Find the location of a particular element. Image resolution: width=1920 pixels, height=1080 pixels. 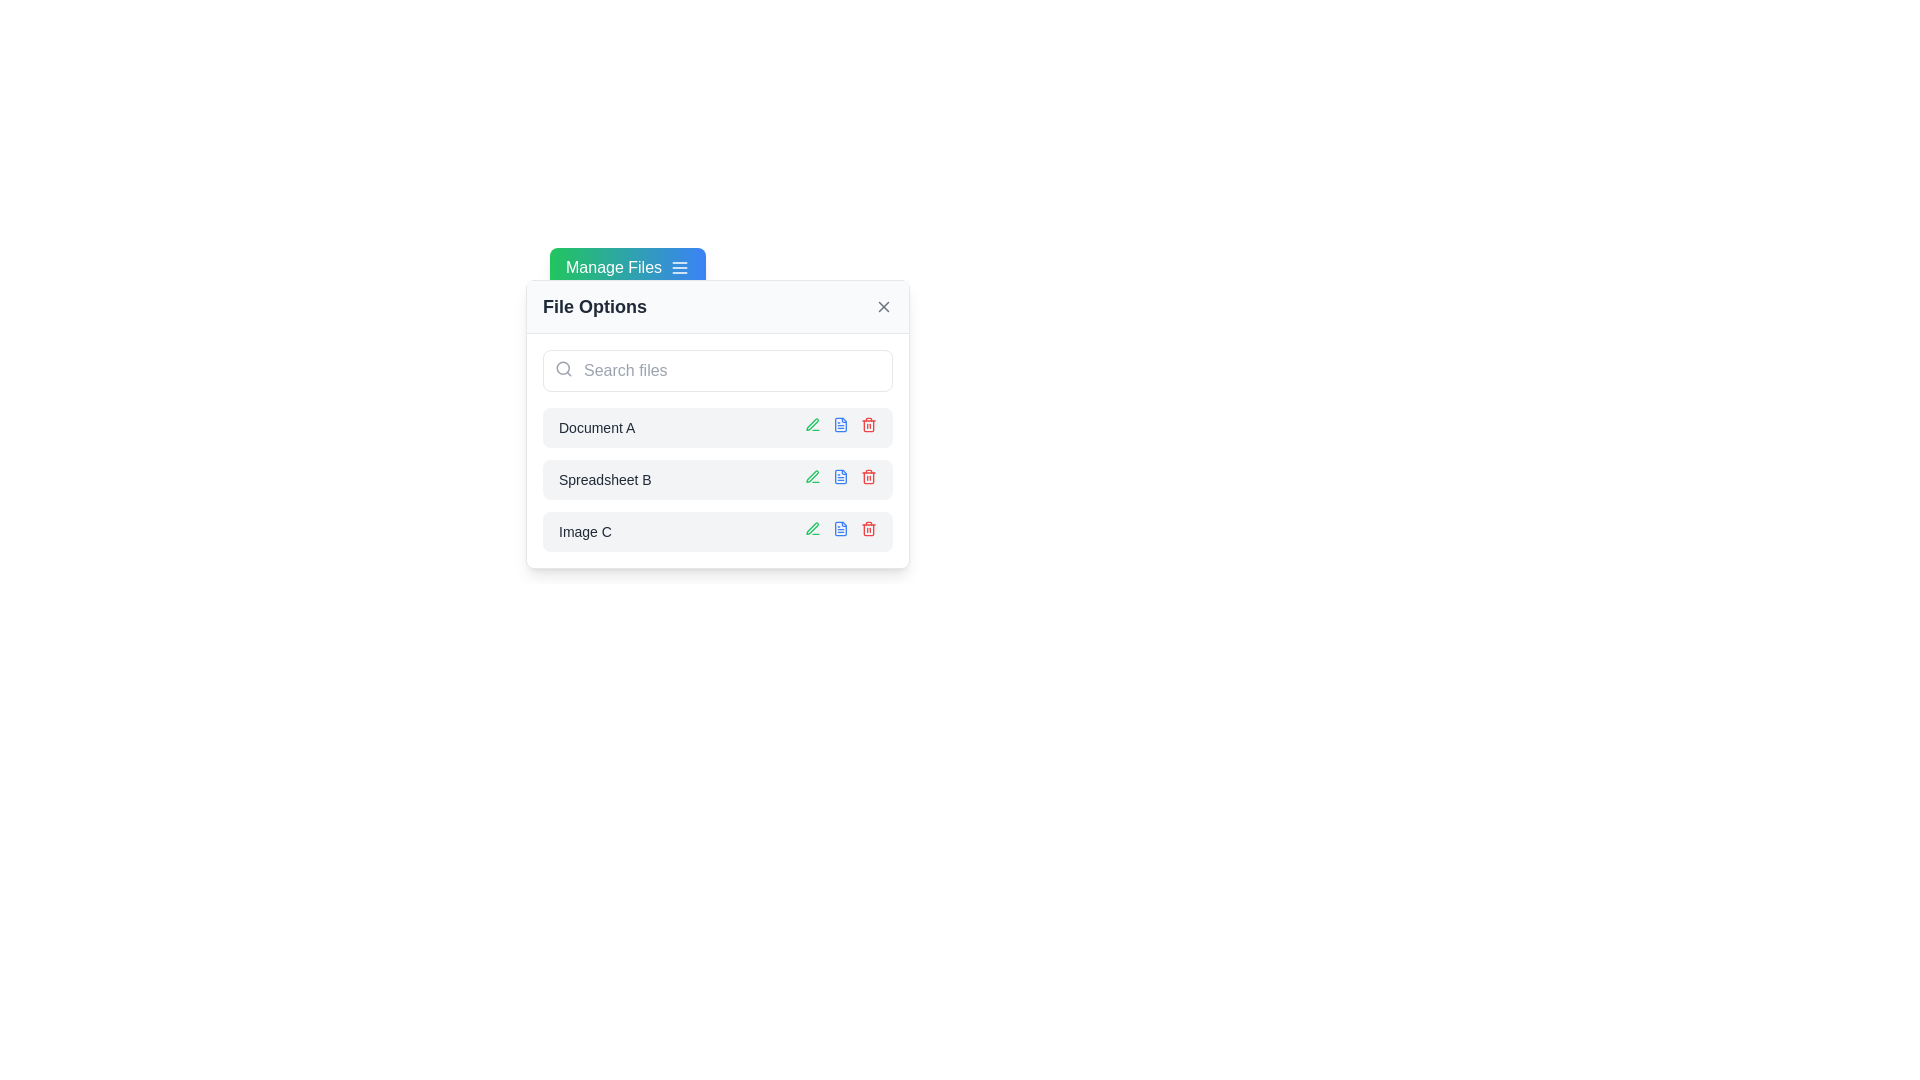

the blue icon button in the middle of the three horizontally aligned icons is located at coordinates (840, 423).